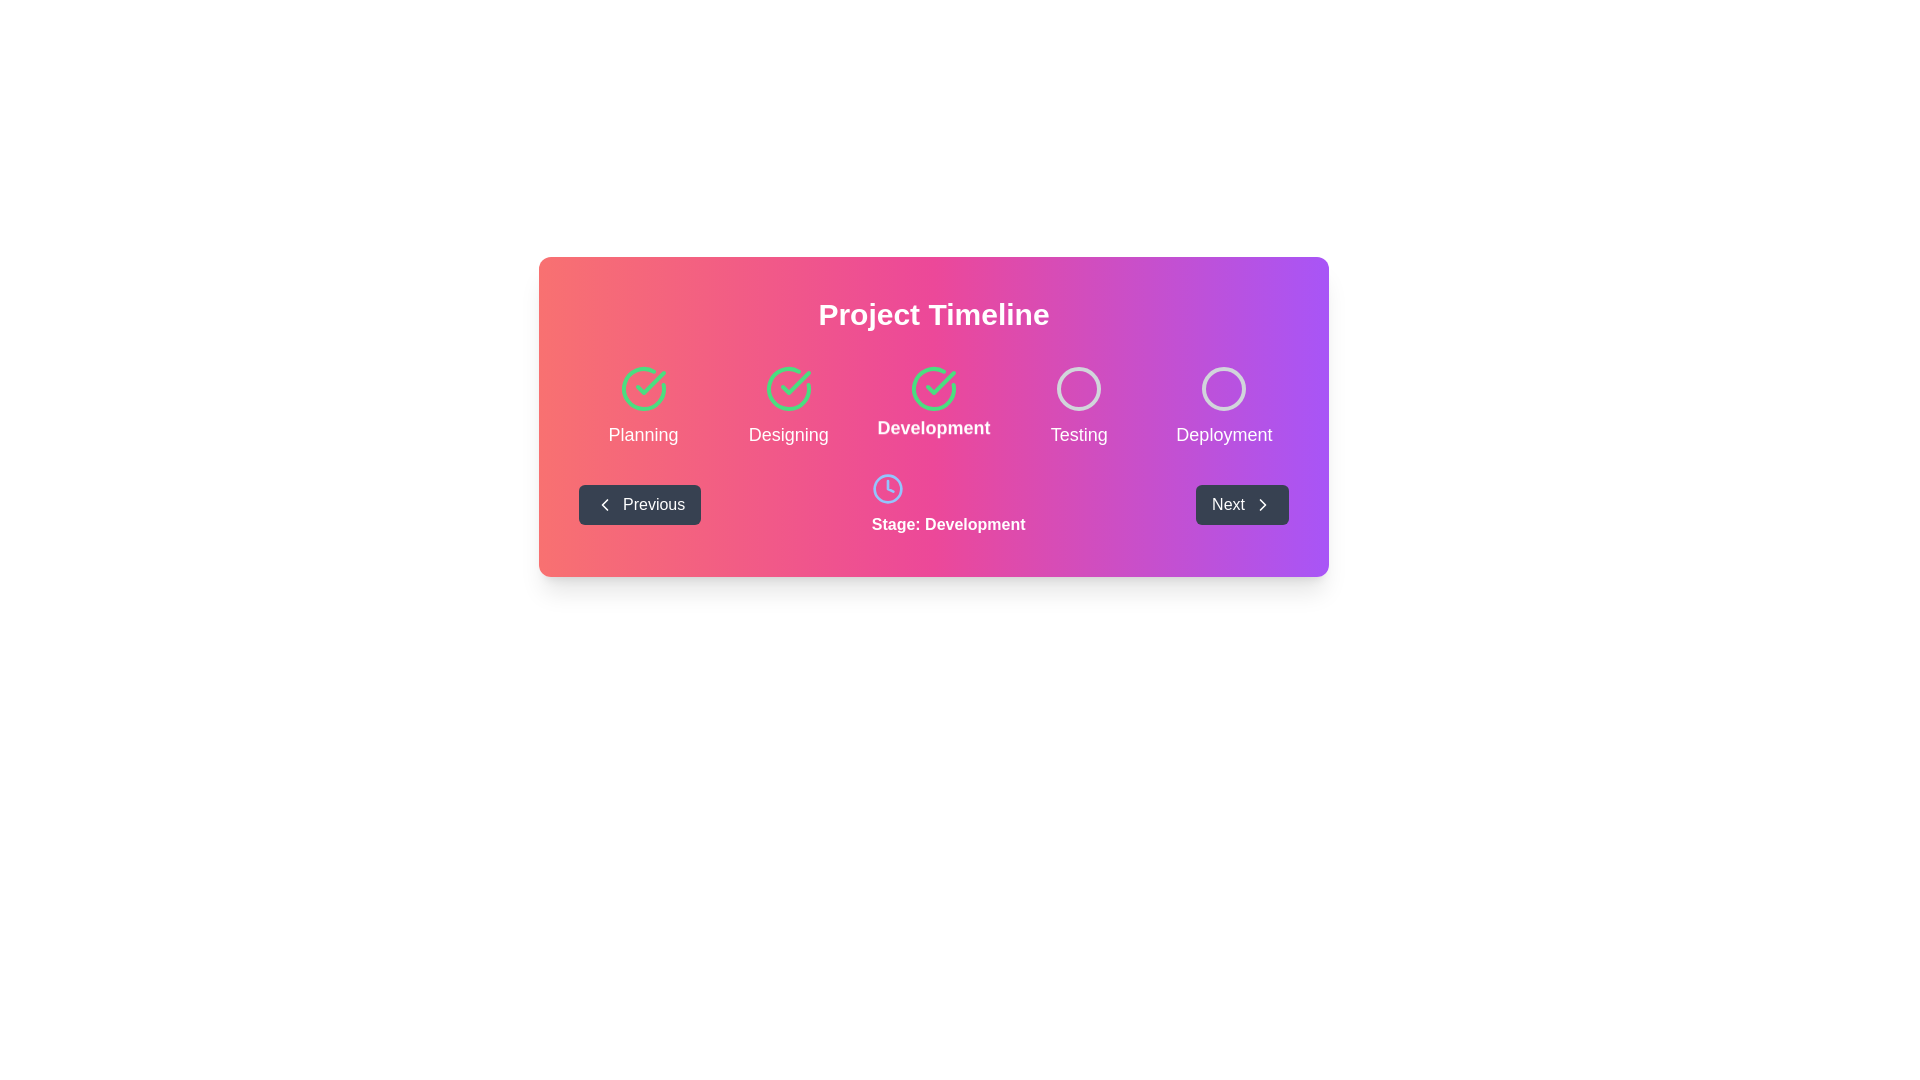 This screenshot has height=1080, width=1920. I want to click on the 'Testing' stage indicator in the project timeline, which is the fourth element in a horizontally-aligned grid of five steps, so click(1078, 406).